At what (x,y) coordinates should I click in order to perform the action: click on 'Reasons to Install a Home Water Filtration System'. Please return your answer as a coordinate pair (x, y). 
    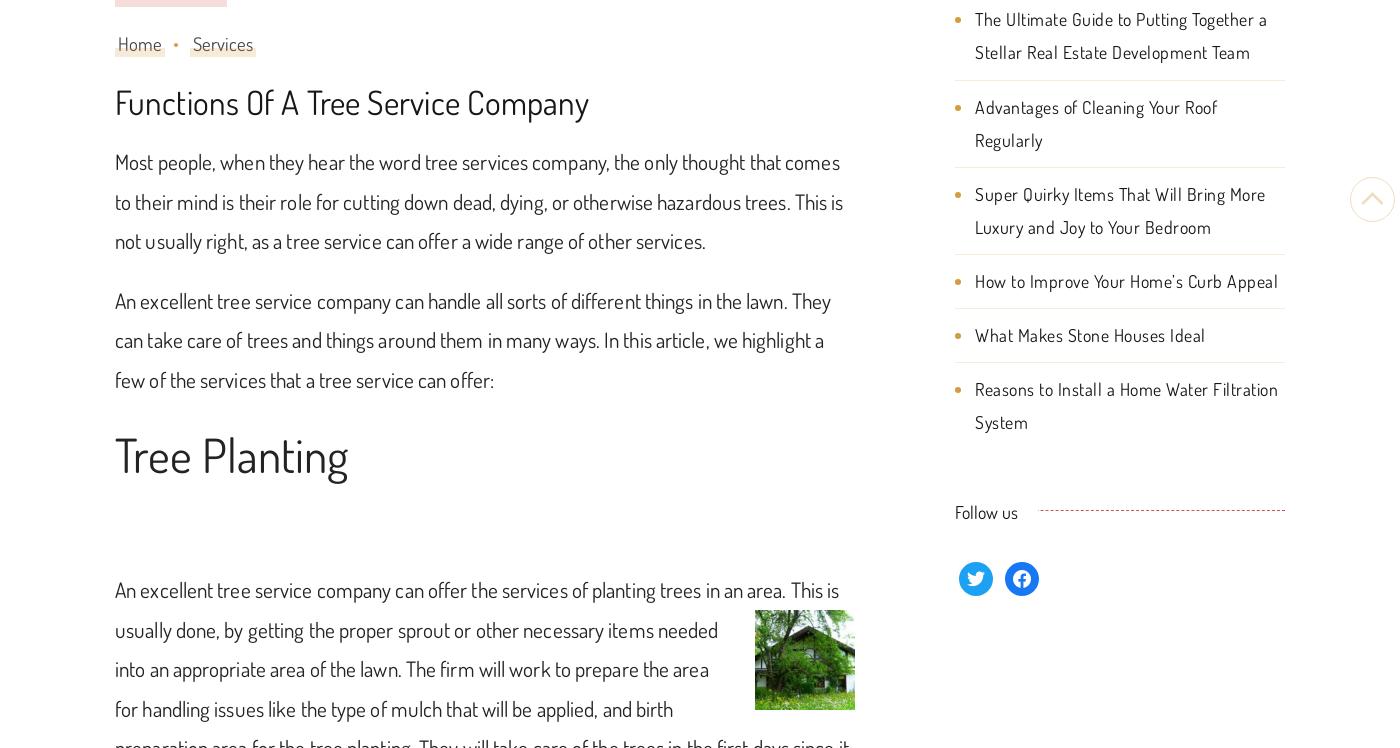
    Looking at the image, I should click on (1126, 404).